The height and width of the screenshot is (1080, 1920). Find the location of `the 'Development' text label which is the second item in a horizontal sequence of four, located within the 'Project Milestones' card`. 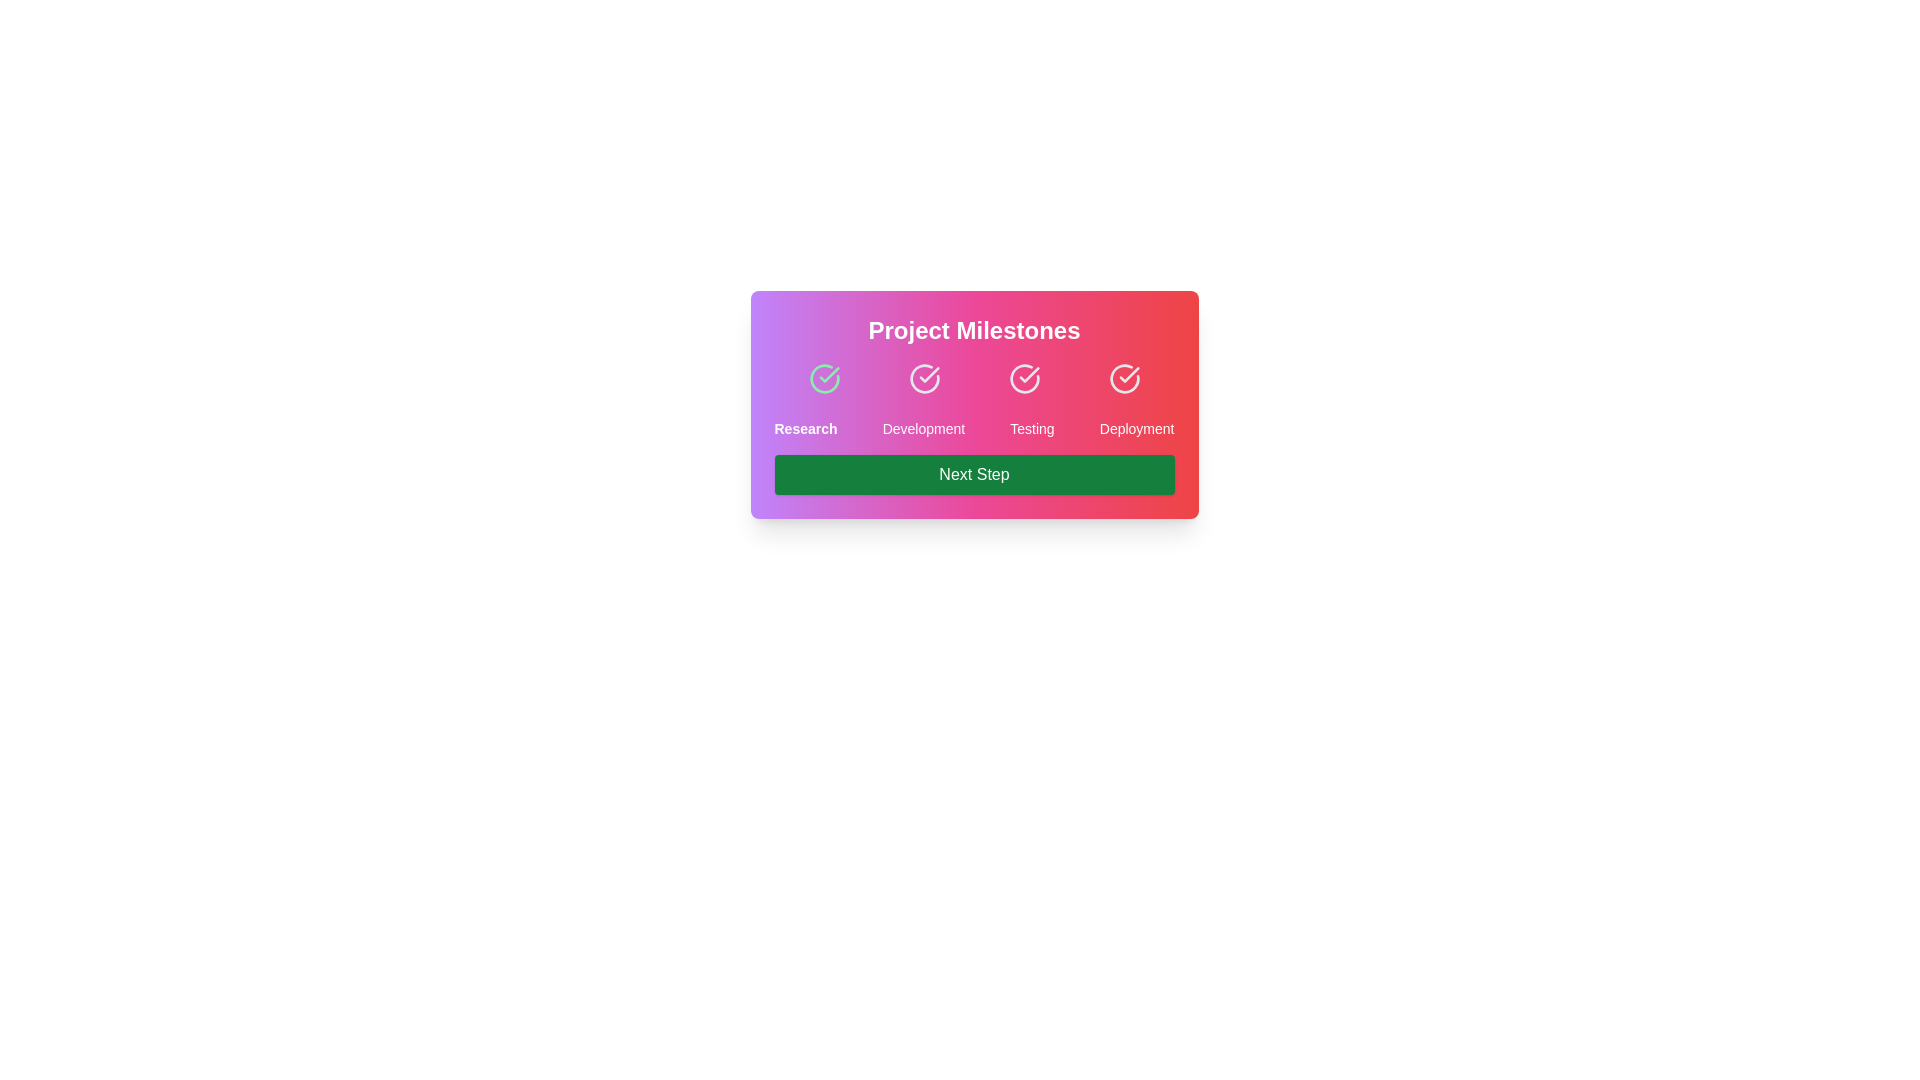

the 'Development' text label which is the second item in a horizontal sequence of four, located within the 'Project Milestones' card is located at coordinates (922, 427).